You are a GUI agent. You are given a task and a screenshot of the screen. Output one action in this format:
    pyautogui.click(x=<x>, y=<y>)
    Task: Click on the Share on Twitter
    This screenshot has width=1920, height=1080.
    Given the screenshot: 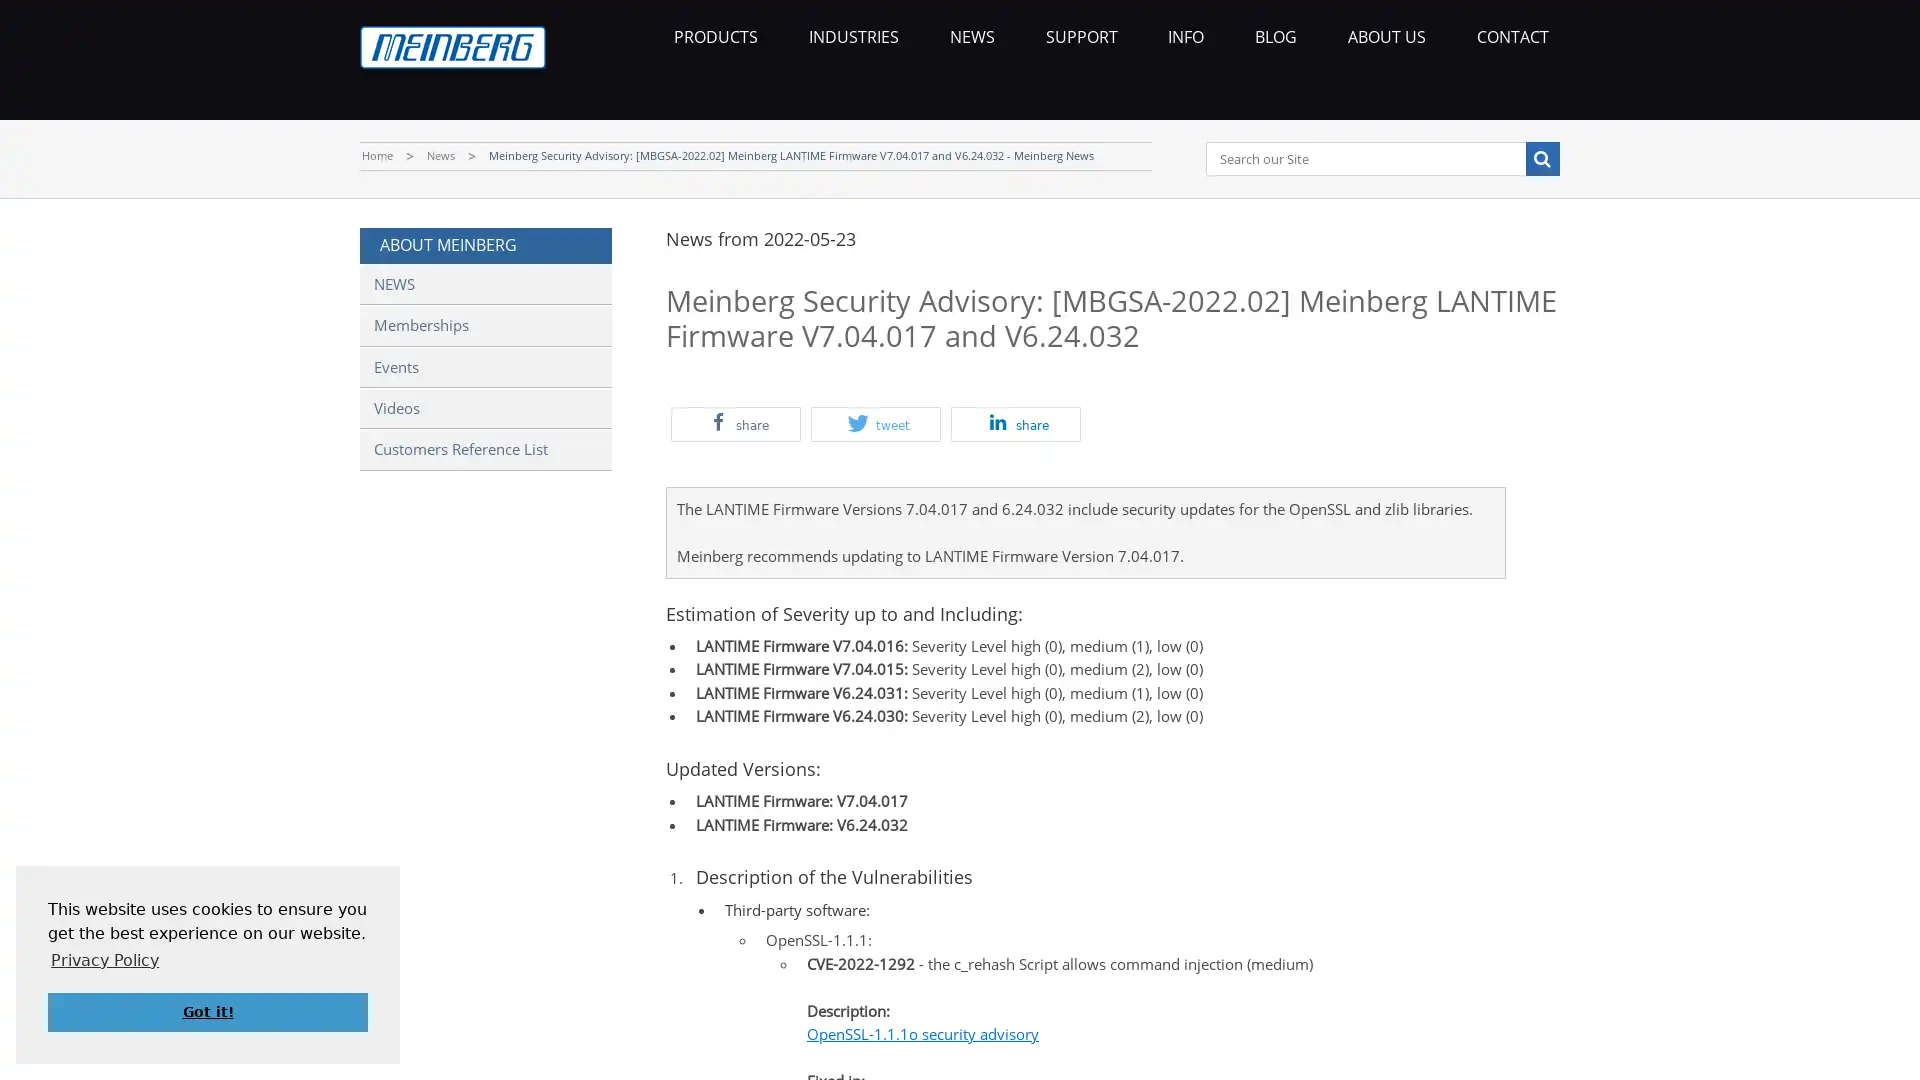 What is the action you would take?
    pyautogui.click(x=875, y=423)
    